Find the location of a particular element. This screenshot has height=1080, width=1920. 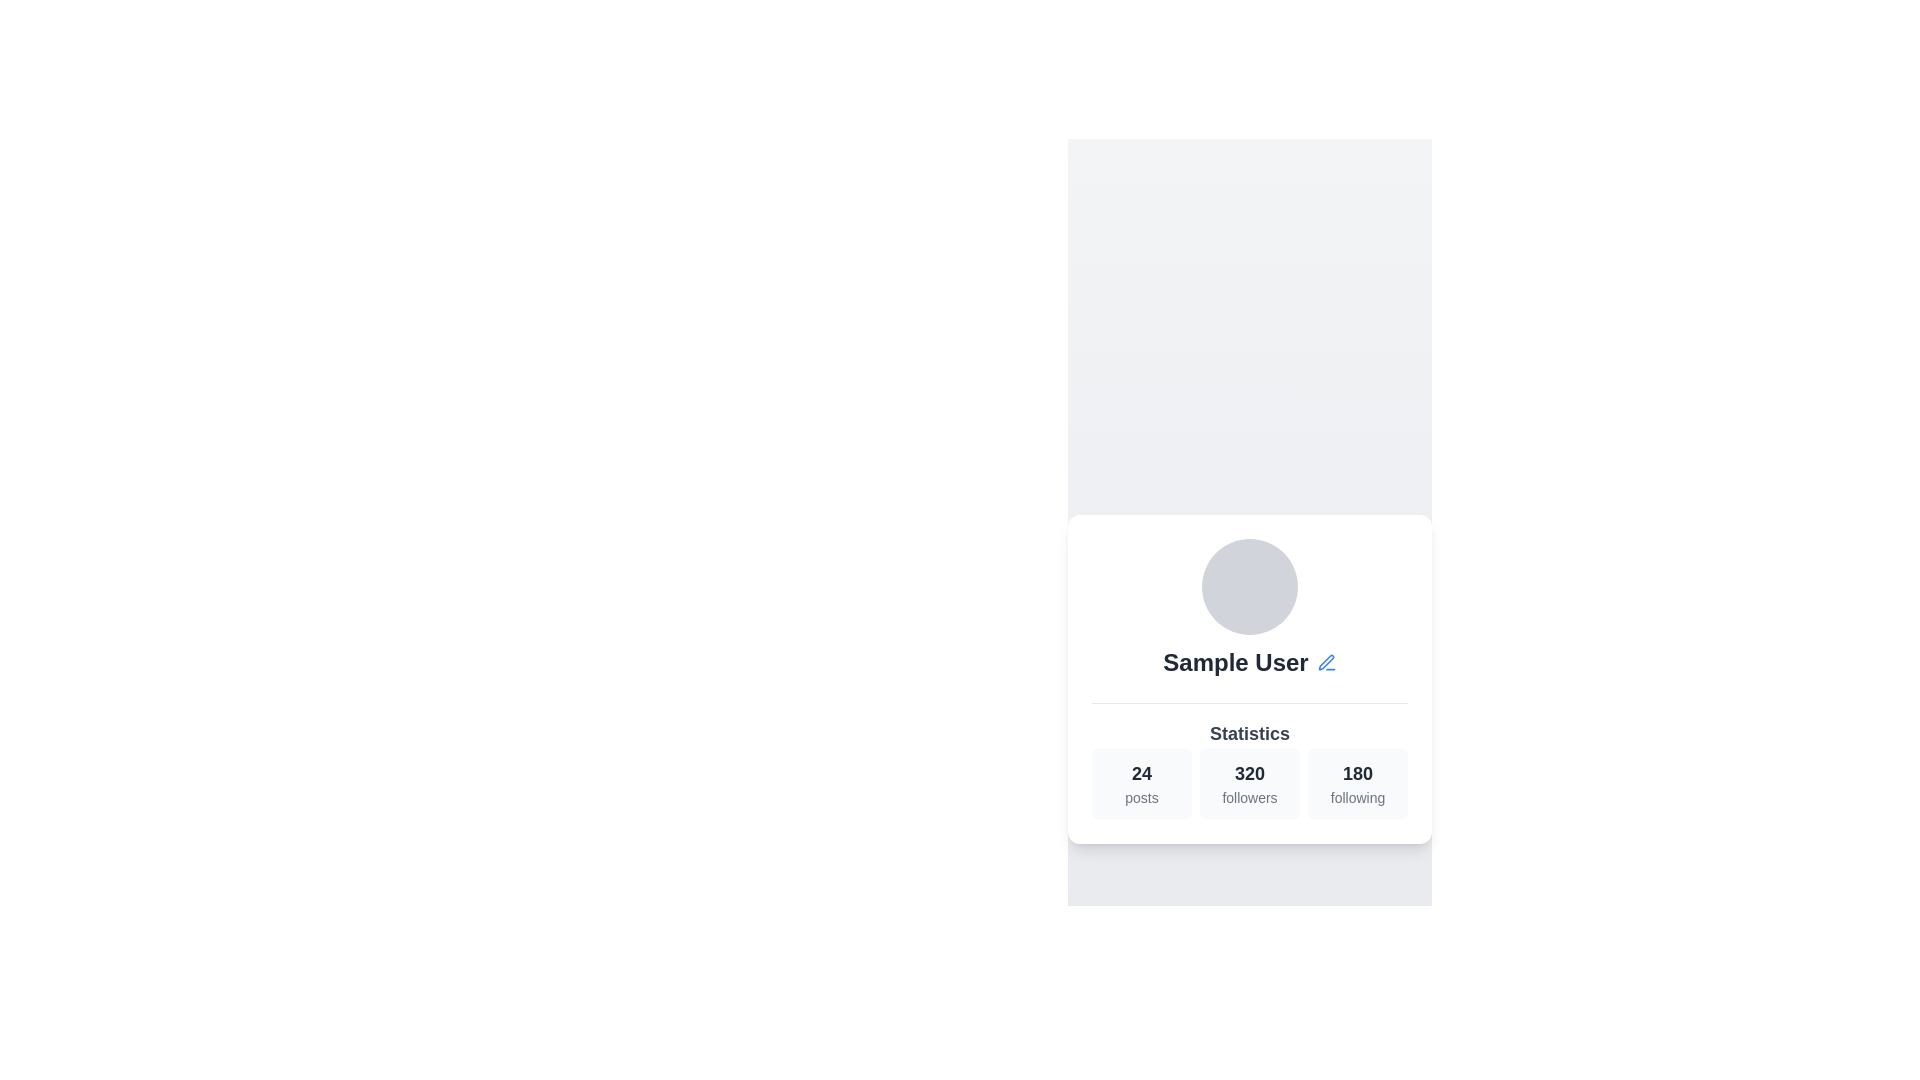

static text label indicating the count of entities the user is following, which is located below the numeric value '180' in the statistics section is located at coordinates (1358, 796).